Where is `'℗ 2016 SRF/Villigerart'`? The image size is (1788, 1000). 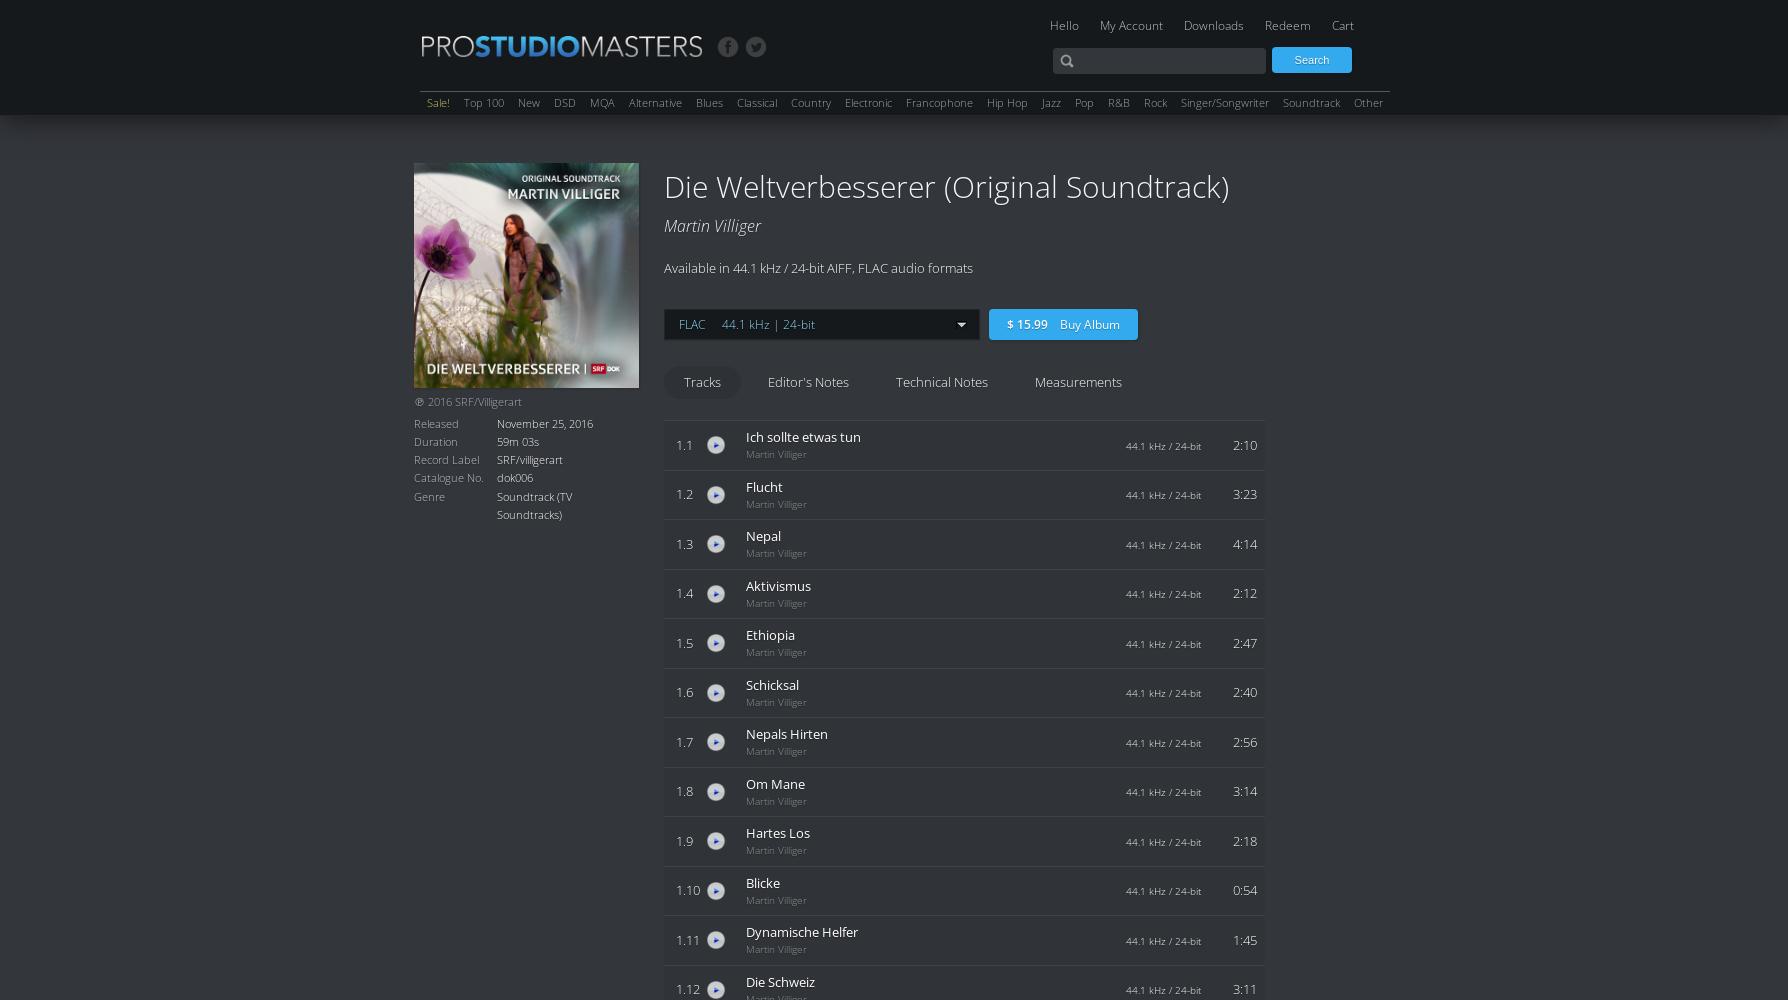 '℗ 2016 SRF/Villigerart' is located at coordinates (467, 402).